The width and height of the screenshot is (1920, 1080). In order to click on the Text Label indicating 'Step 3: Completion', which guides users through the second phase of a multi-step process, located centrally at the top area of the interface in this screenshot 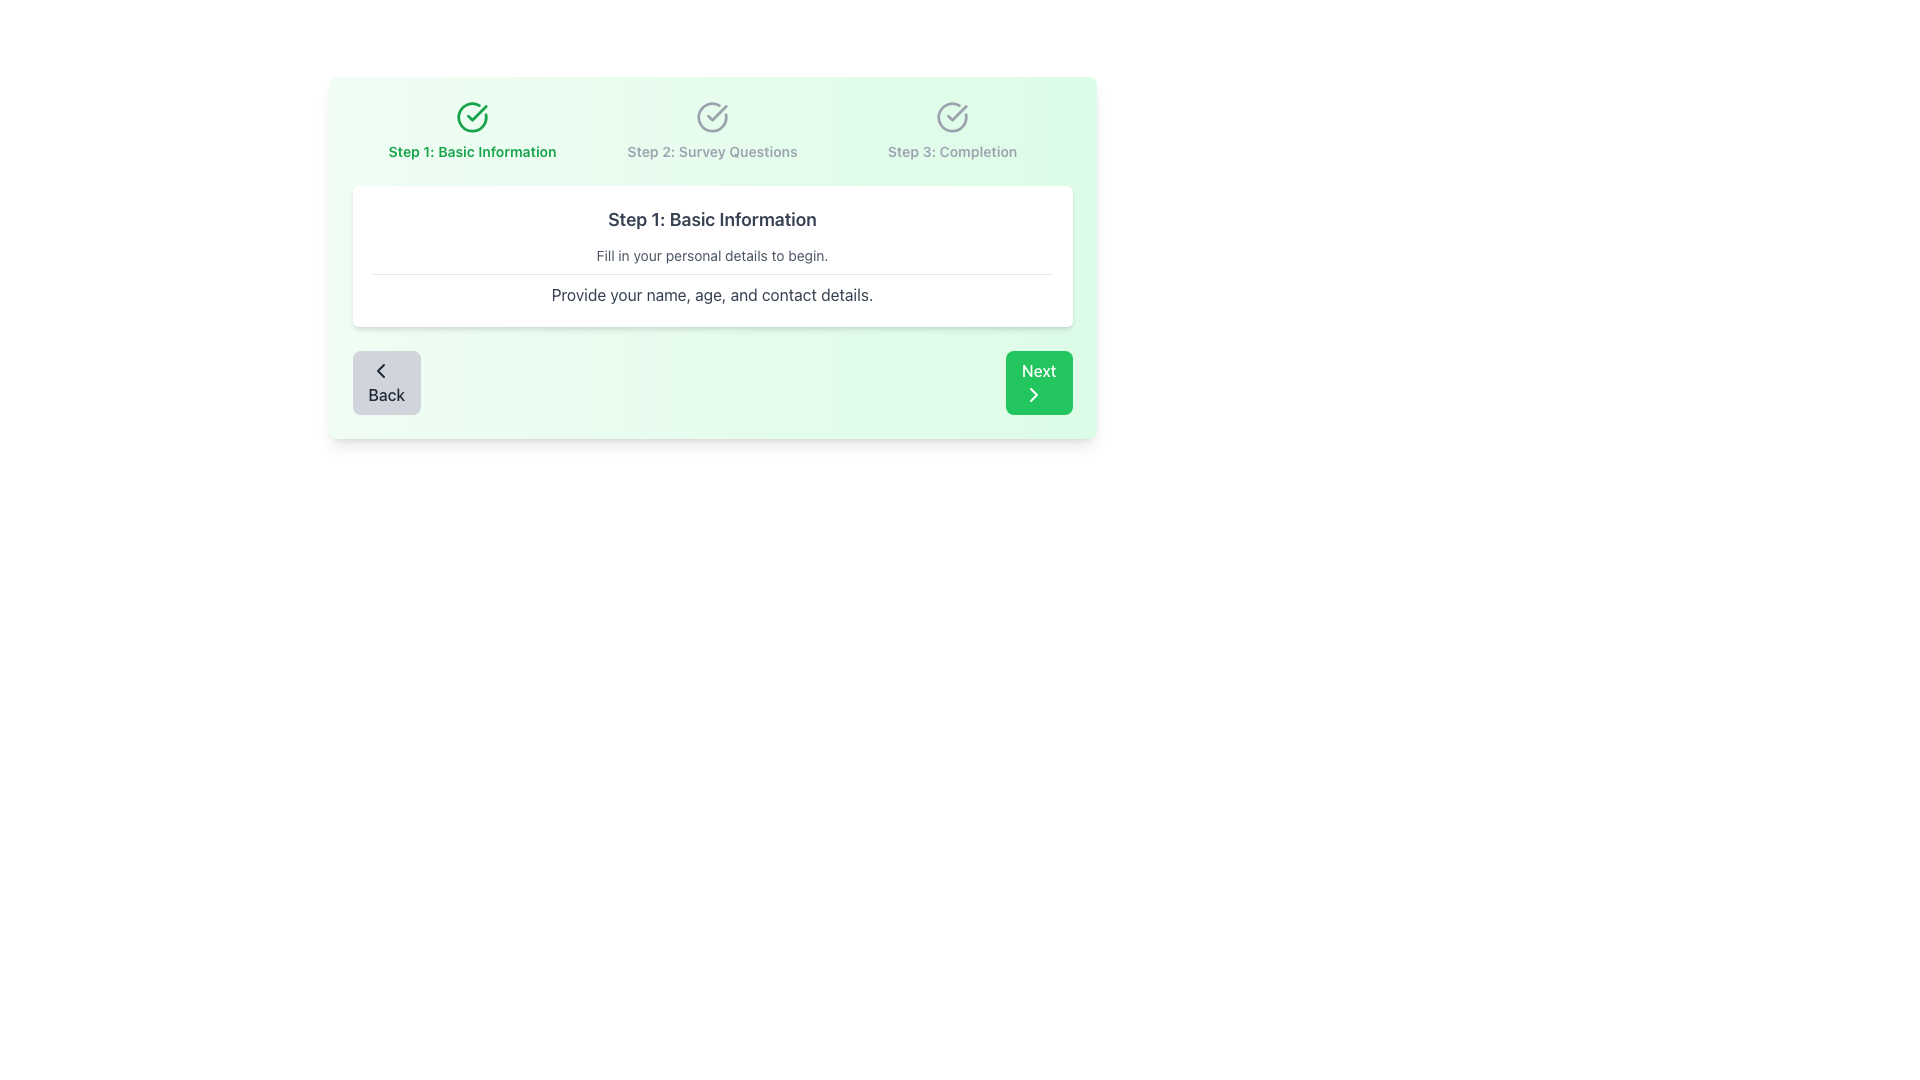, I will do `click(712, 150)`.